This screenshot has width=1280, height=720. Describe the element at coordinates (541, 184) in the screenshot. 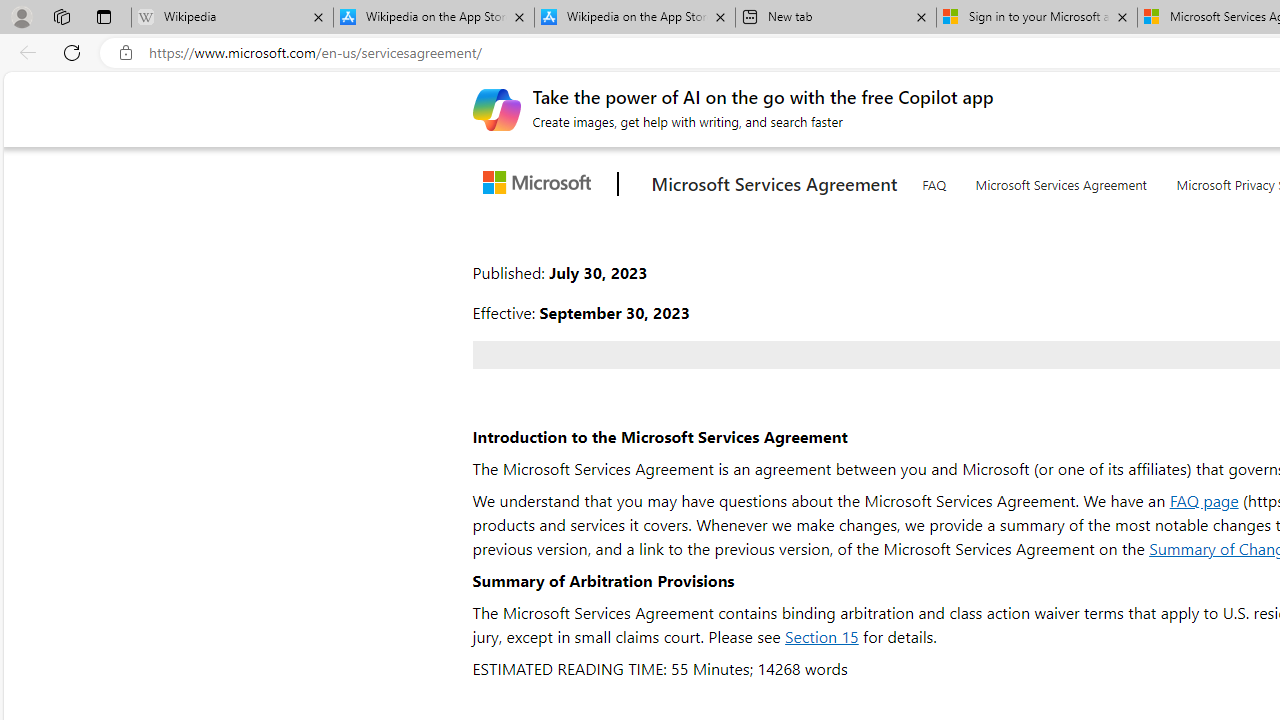

I see `'Microsoft'` at that location.